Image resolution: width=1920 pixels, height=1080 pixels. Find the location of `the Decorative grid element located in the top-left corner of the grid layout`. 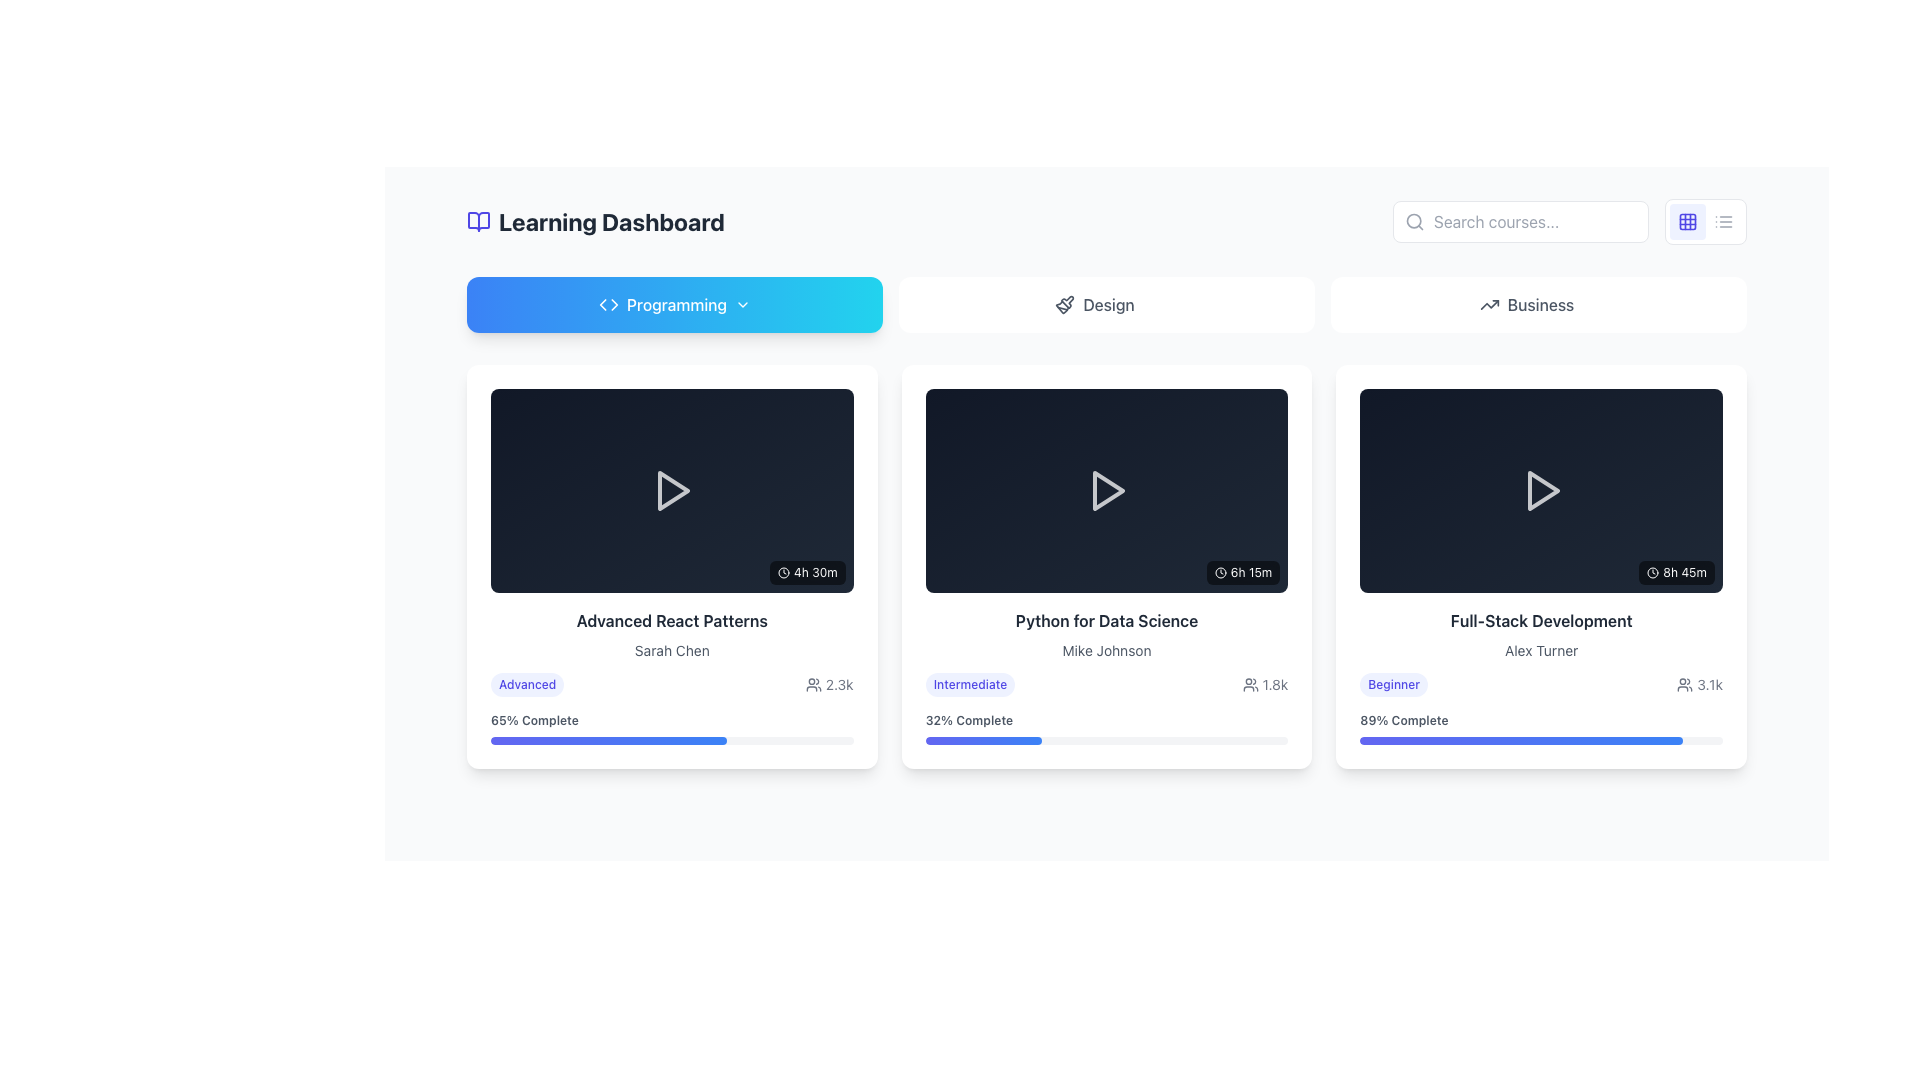

the Decorative grid element located in the top-left corner of the grid layout is located at coordinates (1687, 222).